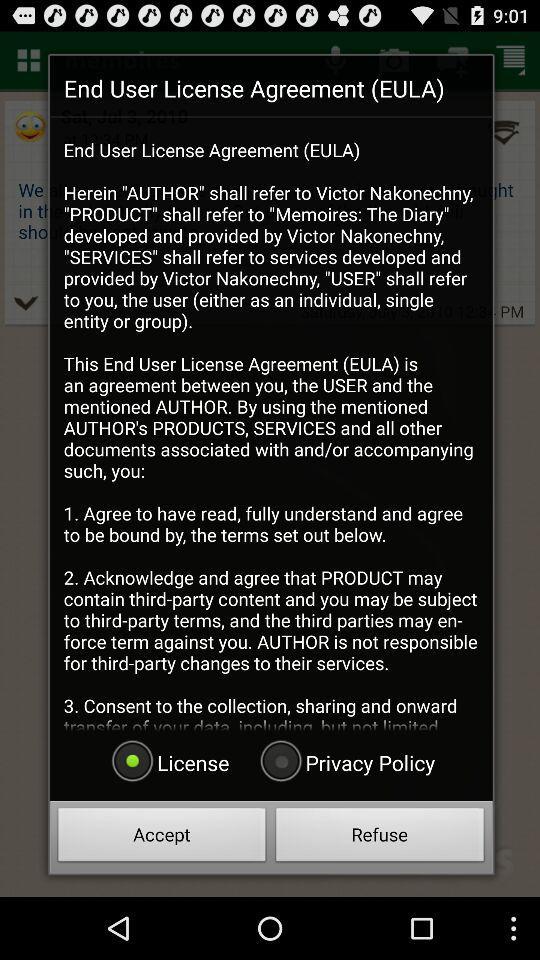 This screenshot has width=540, height=960. I want to click on the radio button below the privacy policy radio button, so click(380, 837).